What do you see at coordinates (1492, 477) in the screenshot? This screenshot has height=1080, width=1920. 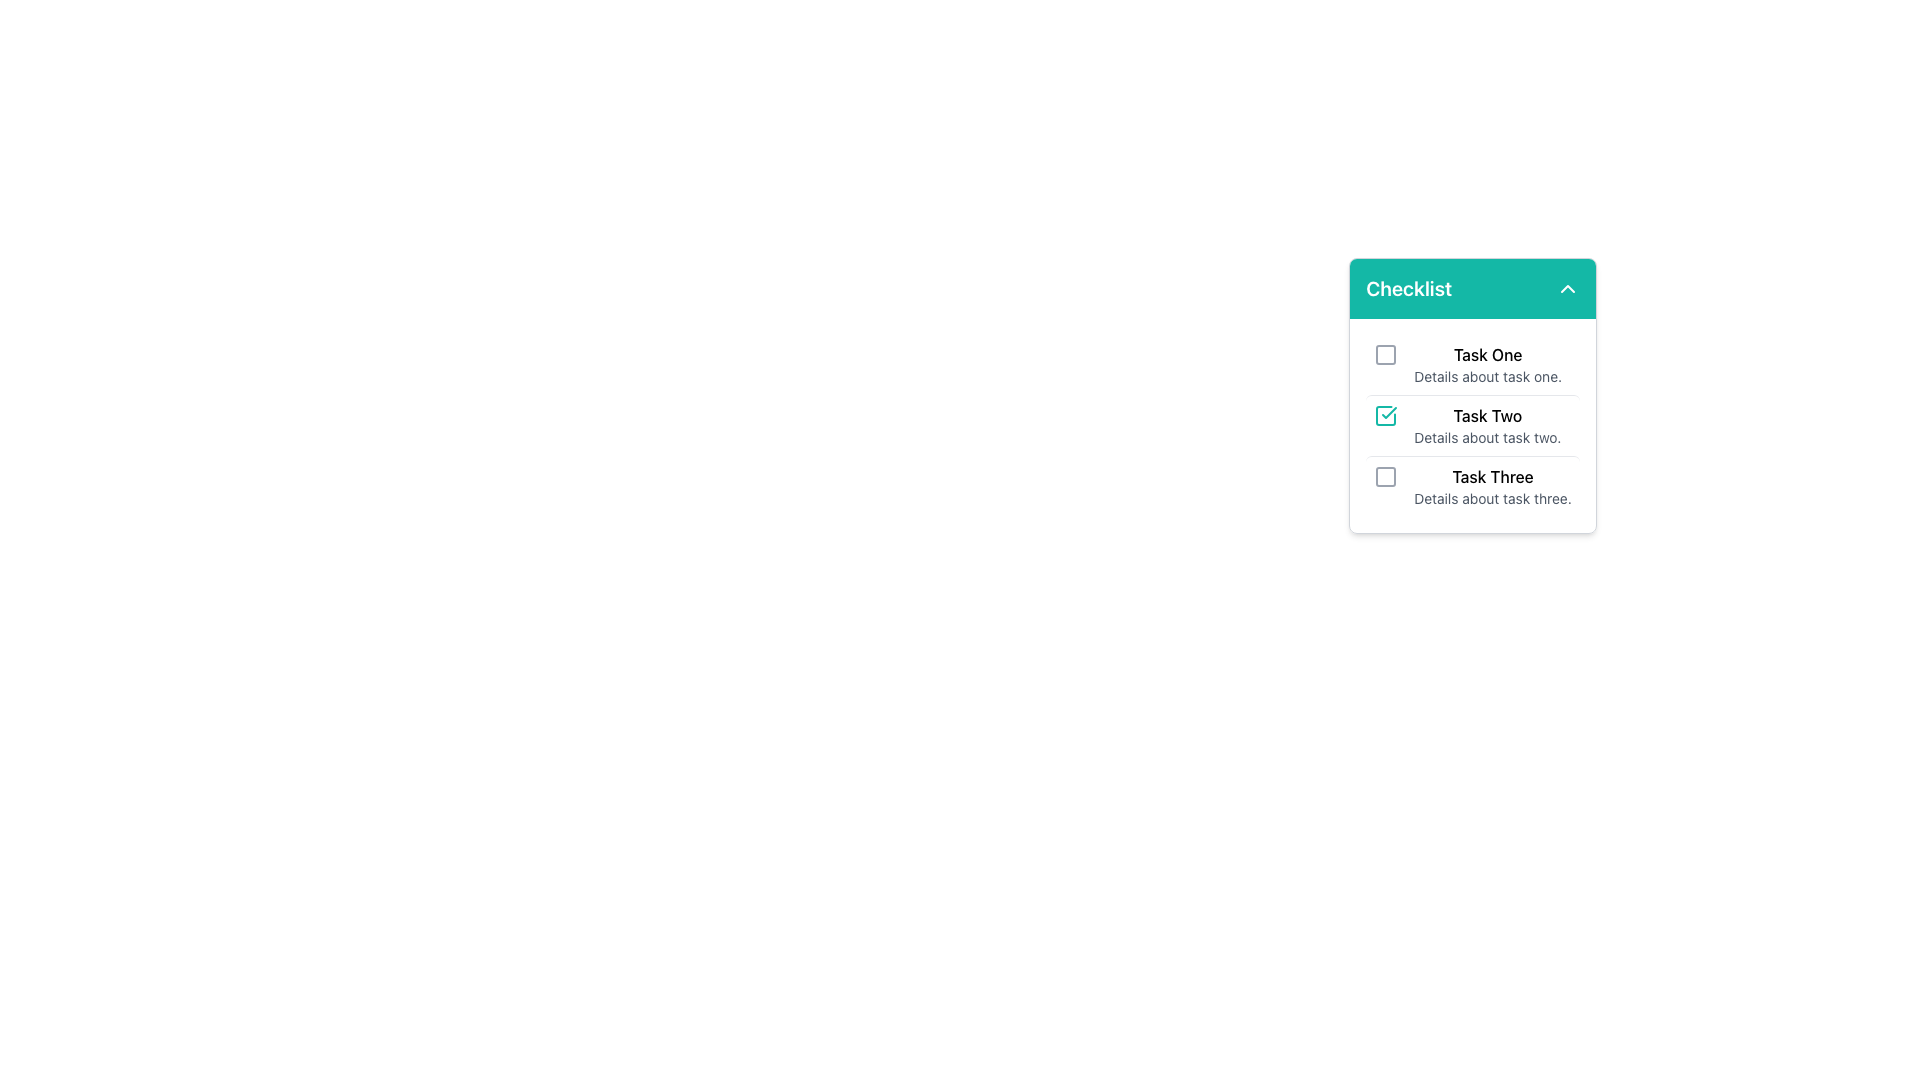 I see `the text label displaying 'Task Three' in bold font style, which is part of a checklist interface and is located towards the bottom of the list` at bounding box center [1492, 477].